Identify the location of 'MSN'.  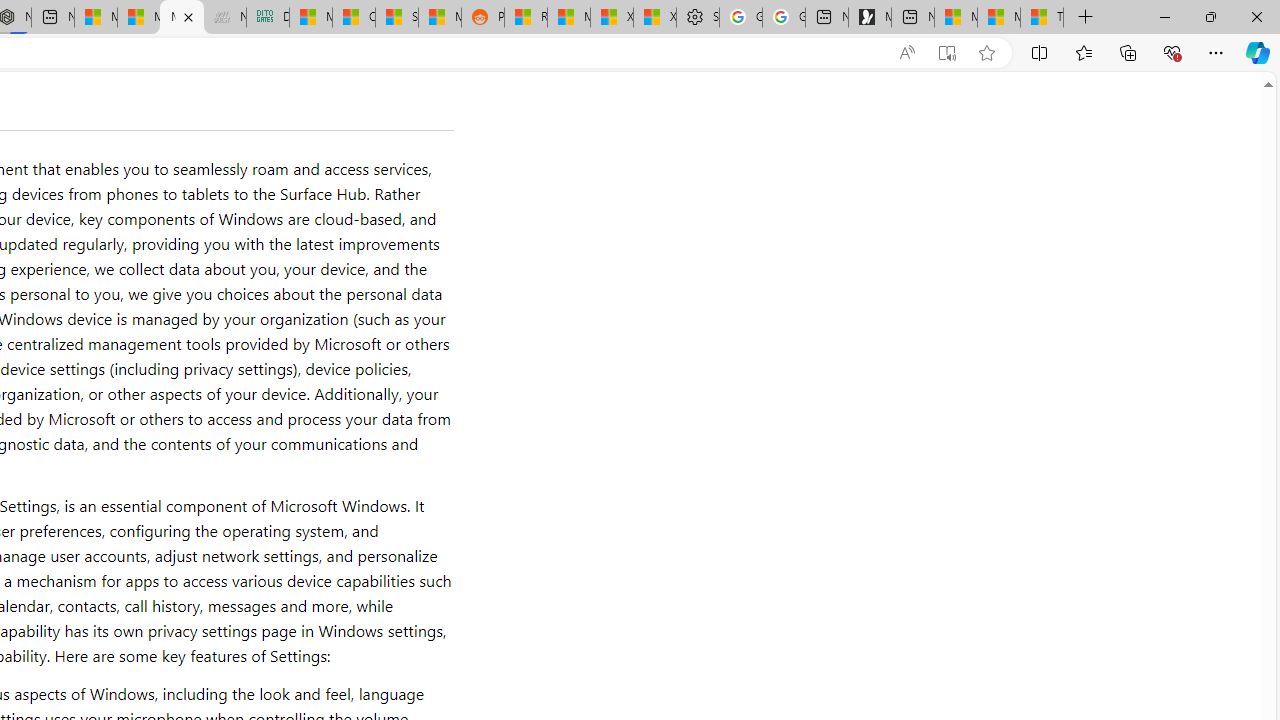
(438, 17).